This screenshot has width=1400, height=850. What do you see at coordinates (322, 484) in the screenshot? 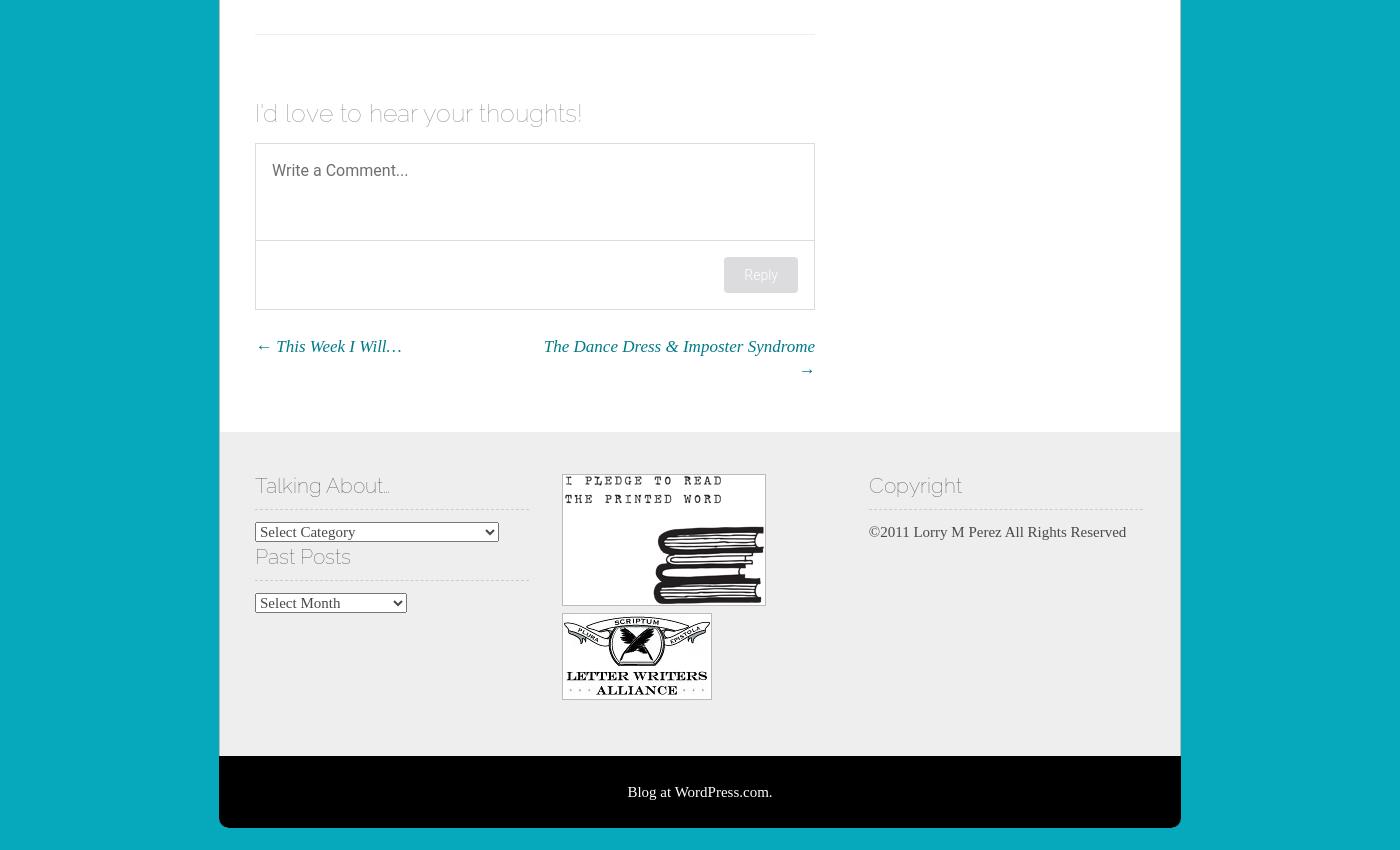
I see `'Talking About…'` at bounding box center [322, 484].